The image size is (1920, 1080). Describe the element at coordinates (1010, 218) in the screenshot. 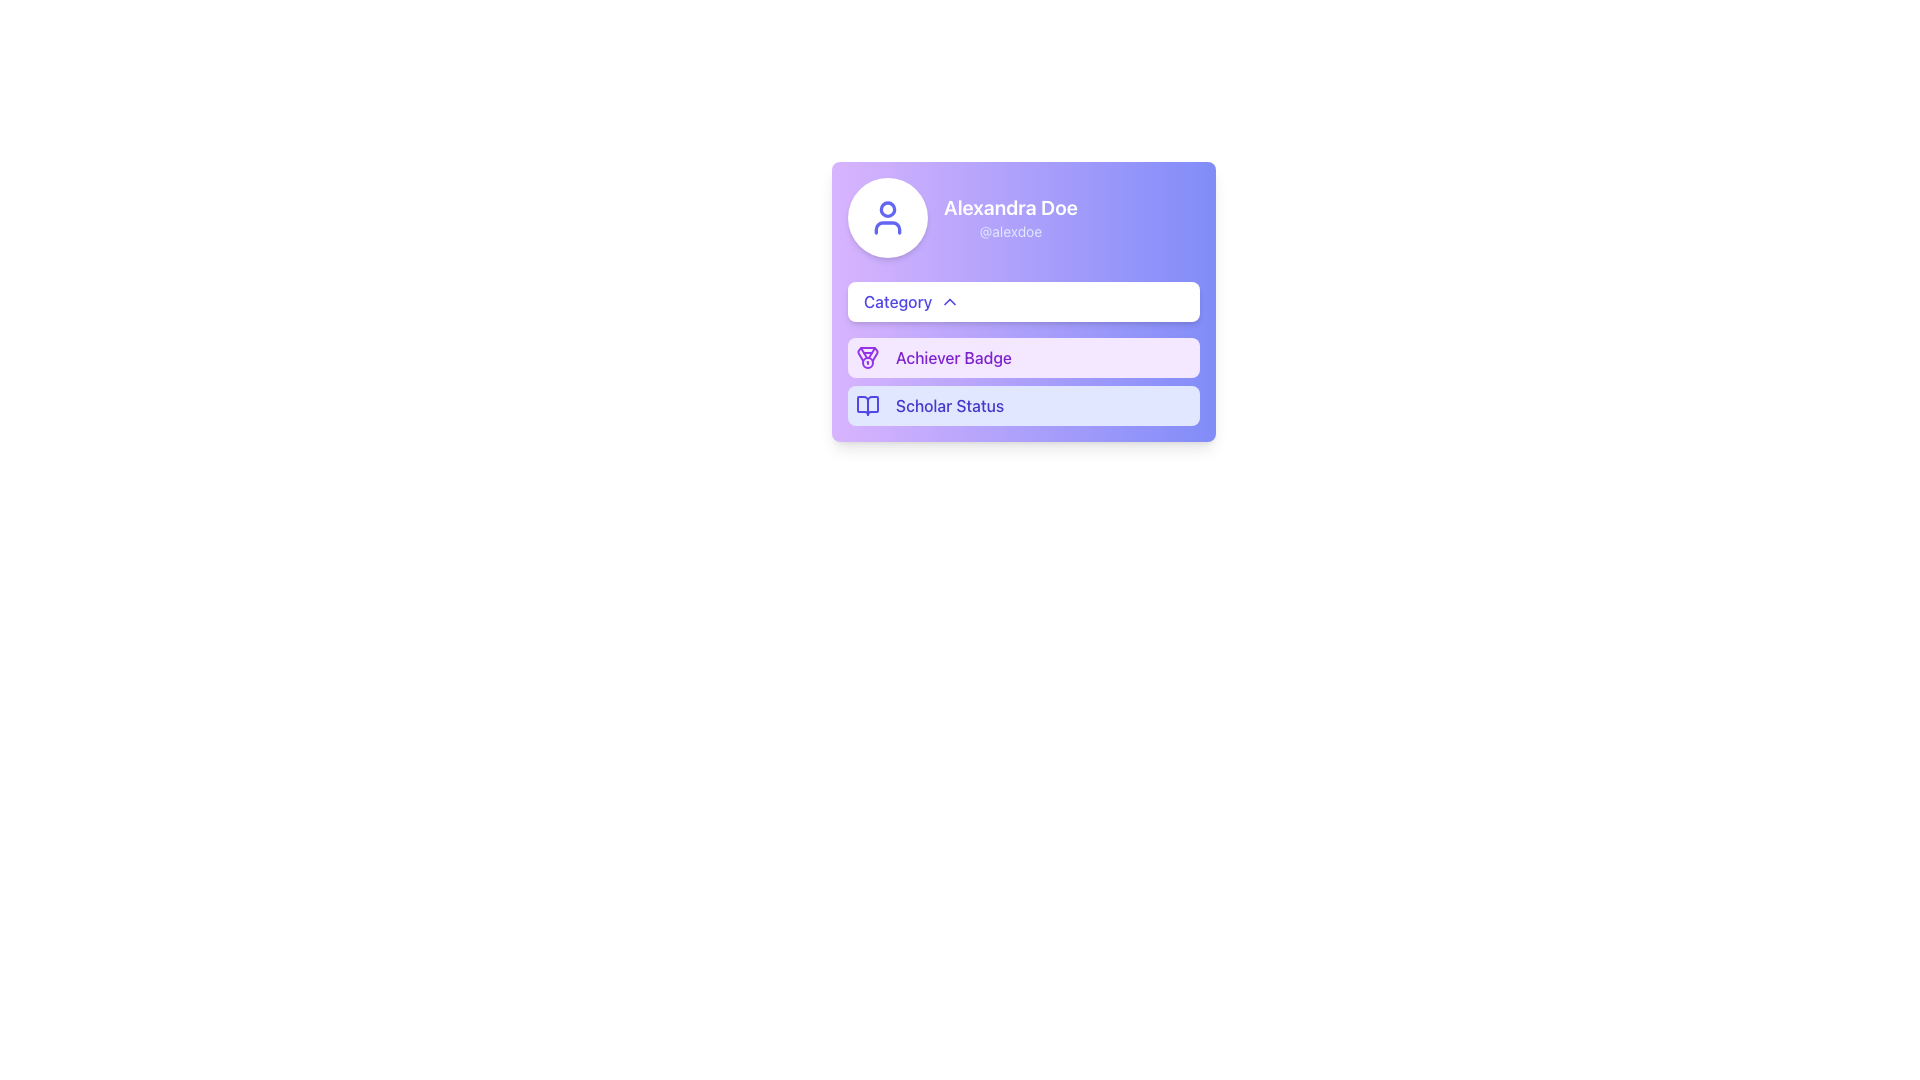

I see `on the name 'Alexandra Doe' displayed in larger white bold font within the text block on a purple background` at that location.